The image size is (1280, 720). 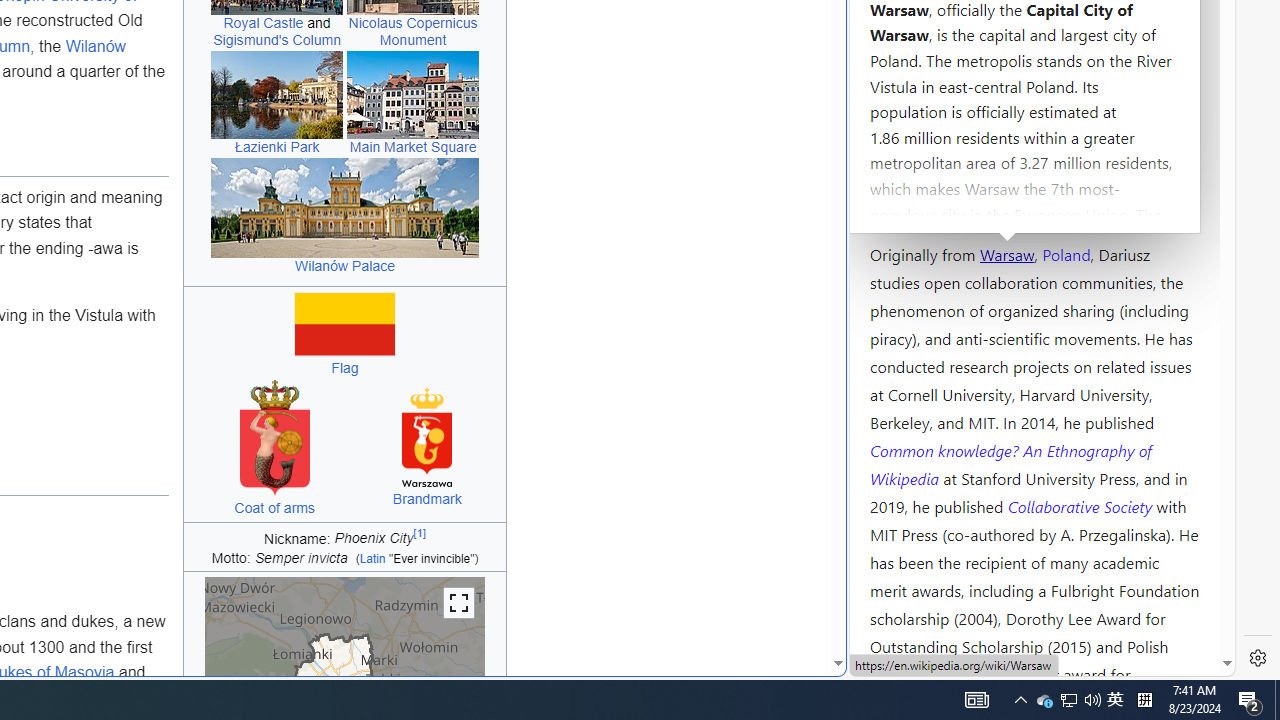 I want to click on '[1]', so click(x=419, y=532).